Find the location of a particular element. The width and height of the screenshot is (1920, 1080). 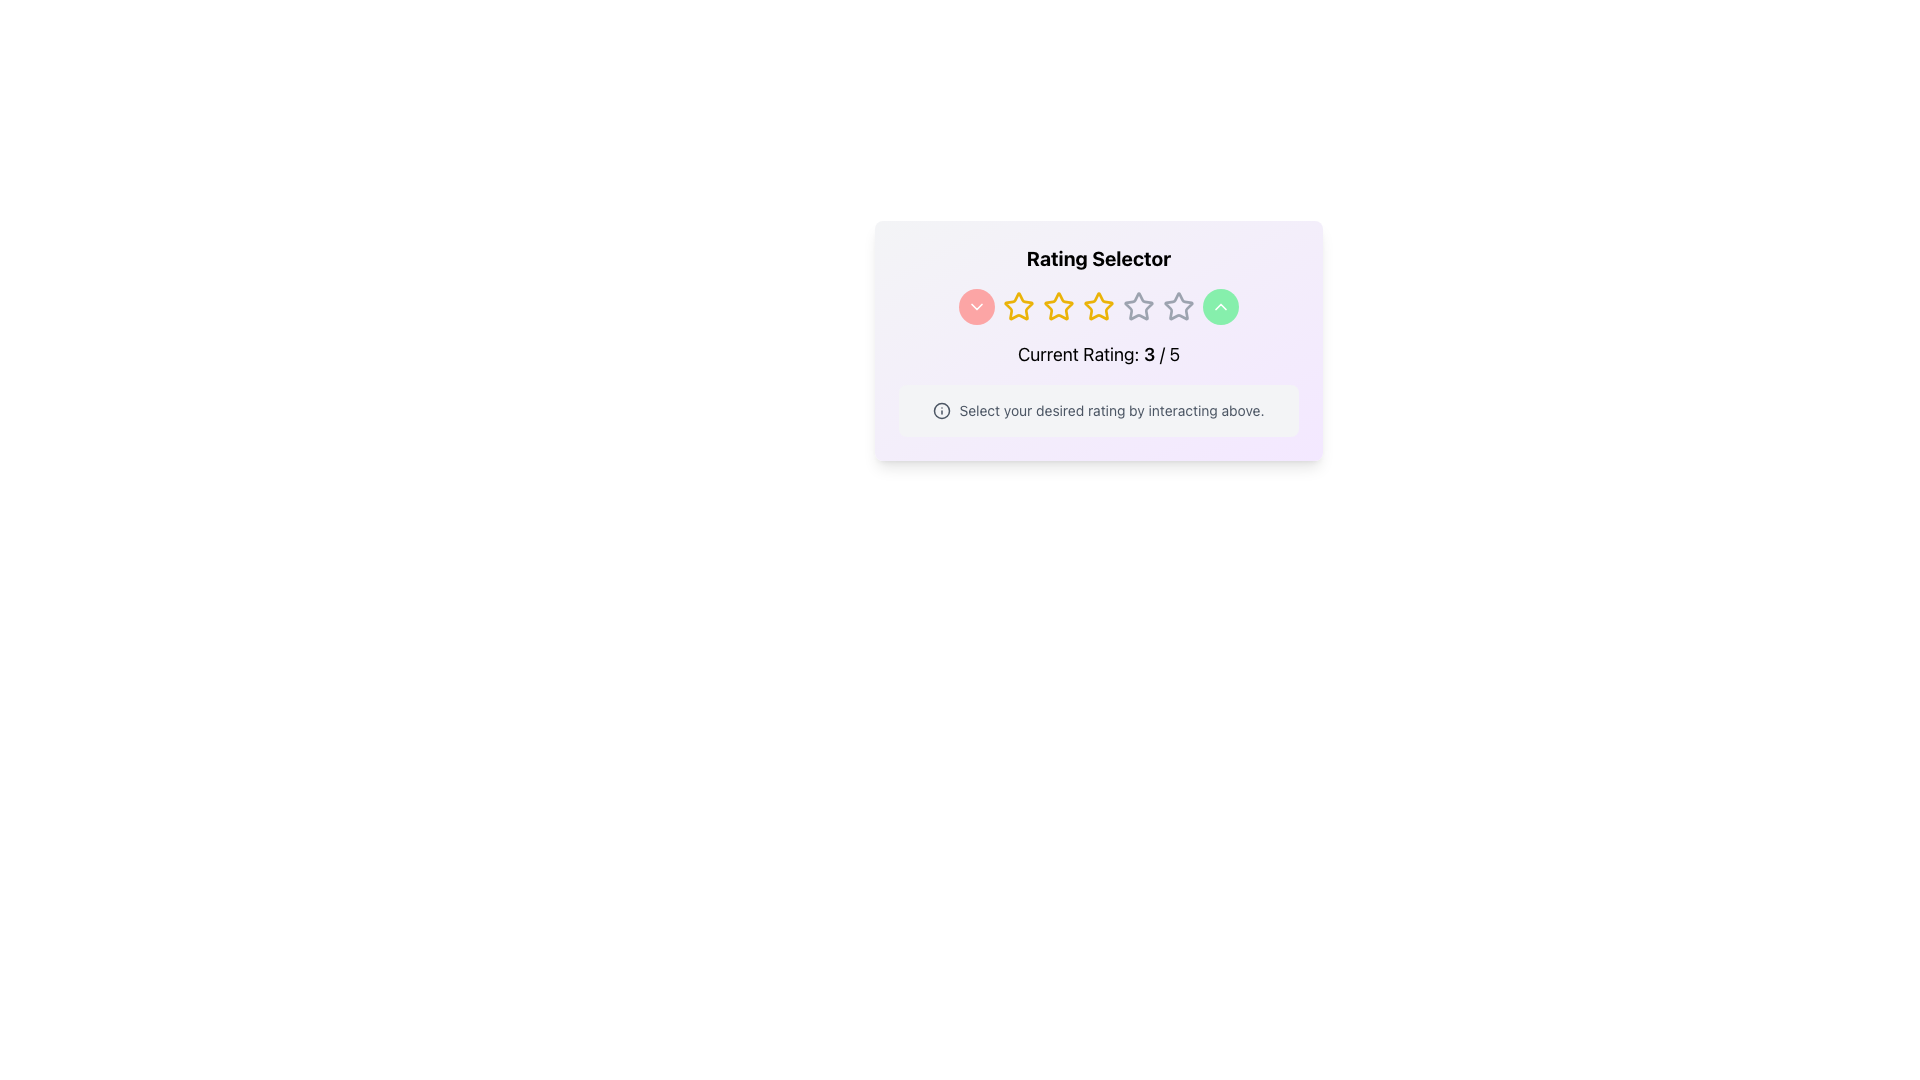

the third star icon in the 5-star rating selector is located at coordinates (1097, 305).